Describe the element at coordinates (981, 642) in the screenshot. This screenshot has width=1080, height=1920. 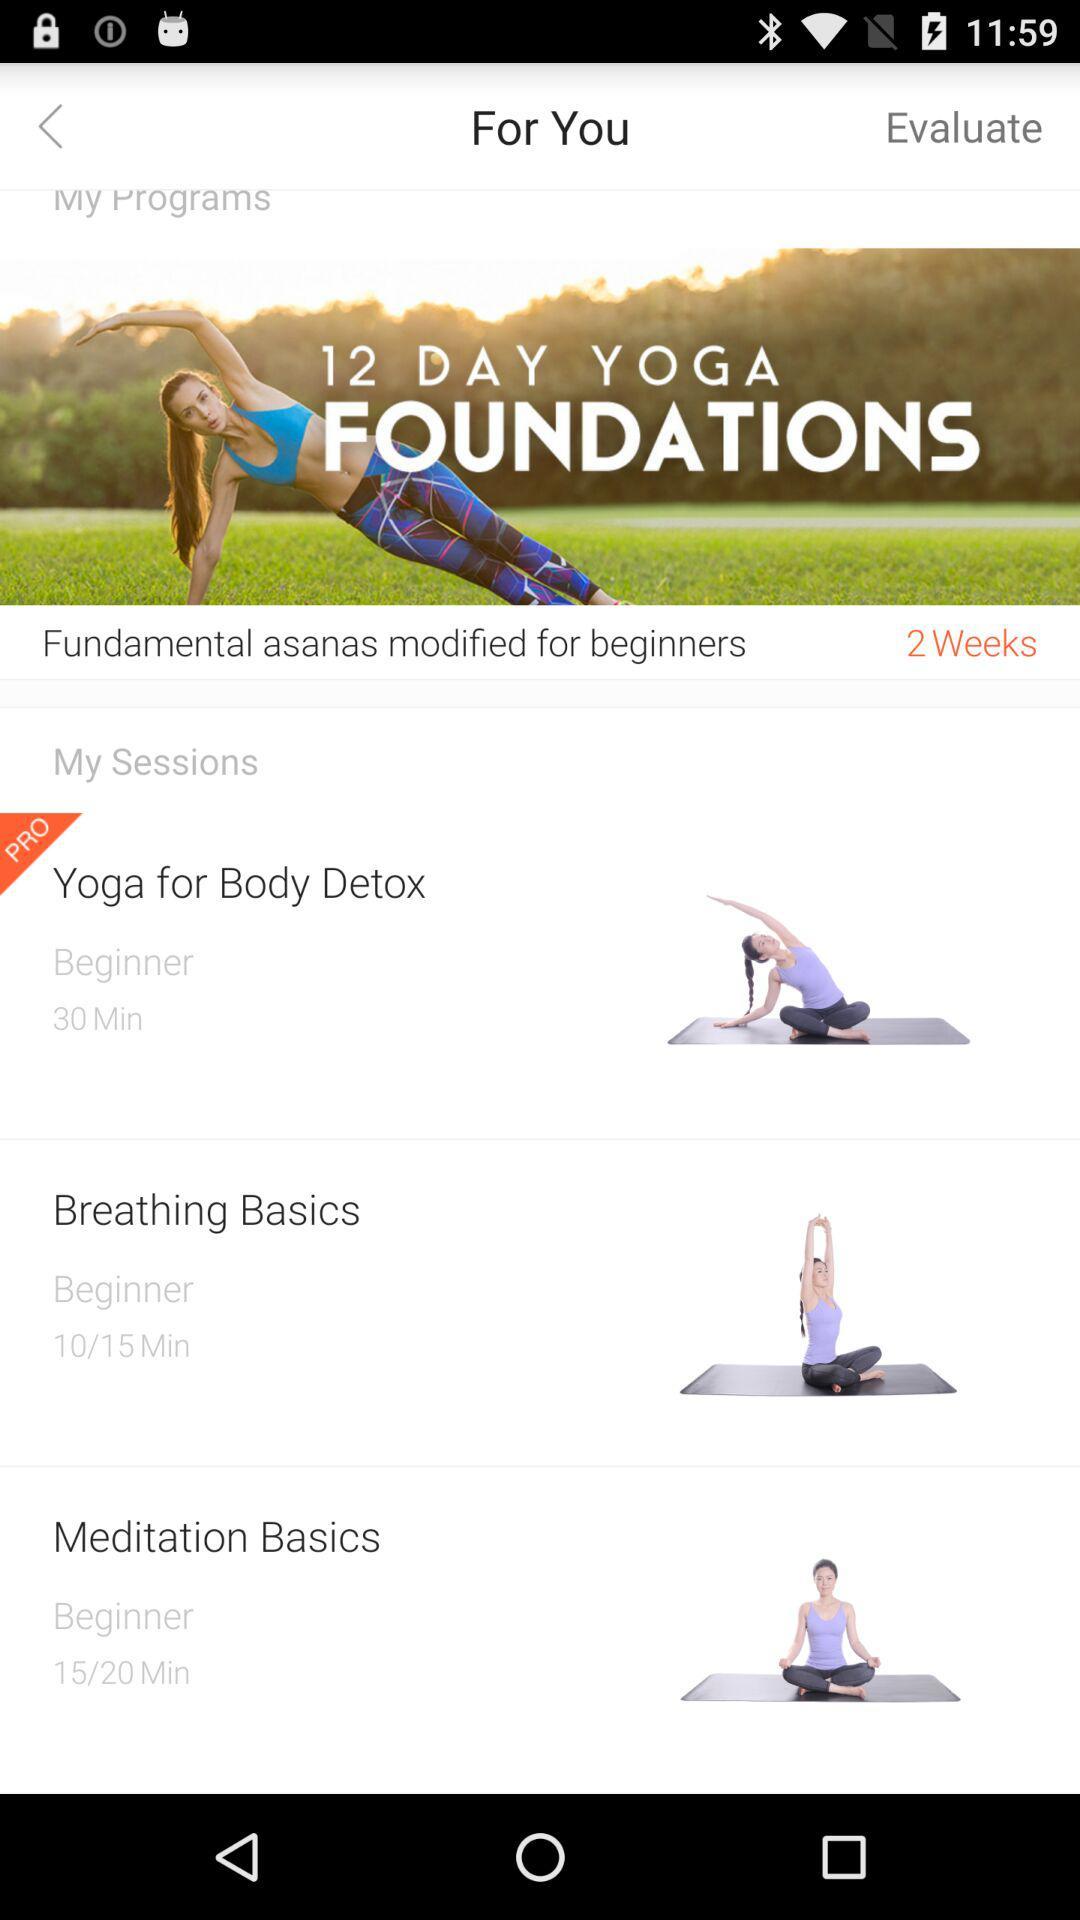
I see `item to the right of the 2` at that location.